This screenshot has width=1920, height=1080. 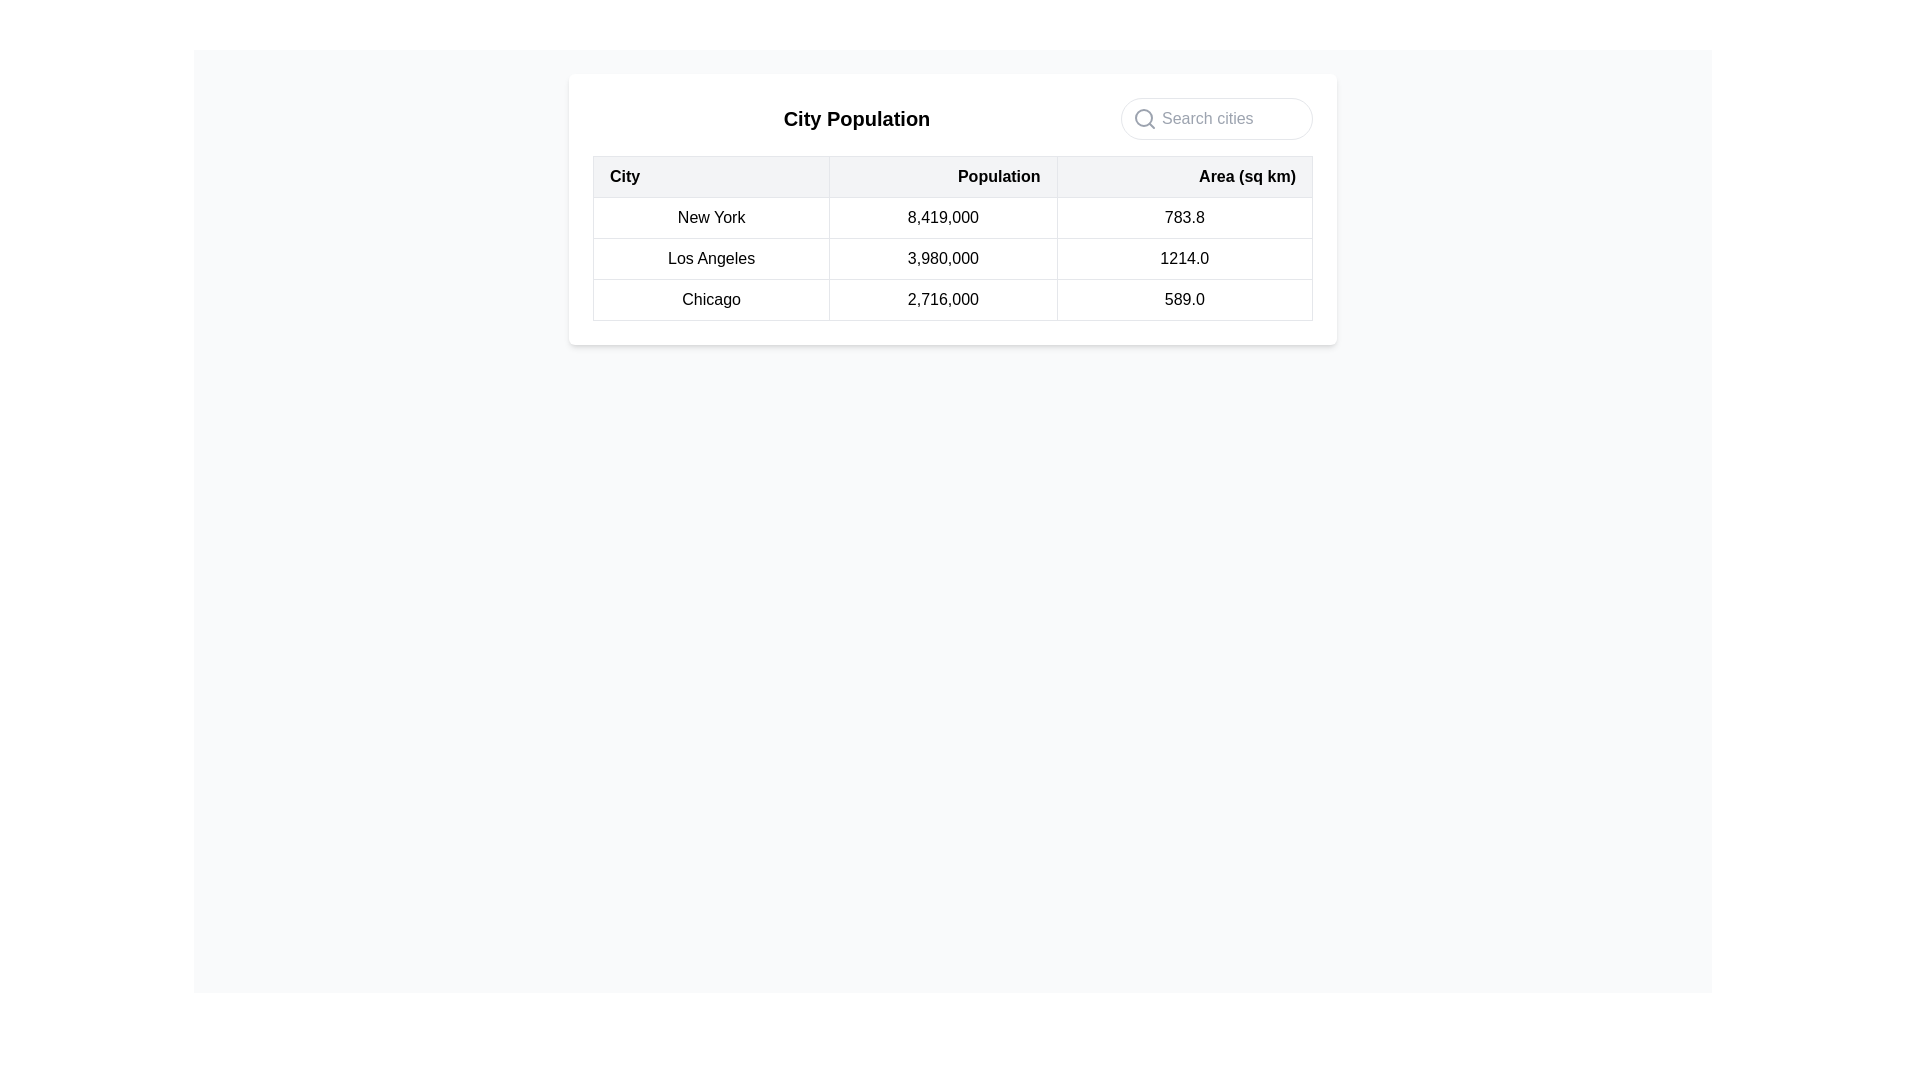 What do you see at coordinates (1184, 257) in the screenshot?
I see `the table cell displaying the area of Los Angeles in square kilometers, which is the third cell in the second row under the 'Area (sq km)' header` at bounding box center [1184, 257].